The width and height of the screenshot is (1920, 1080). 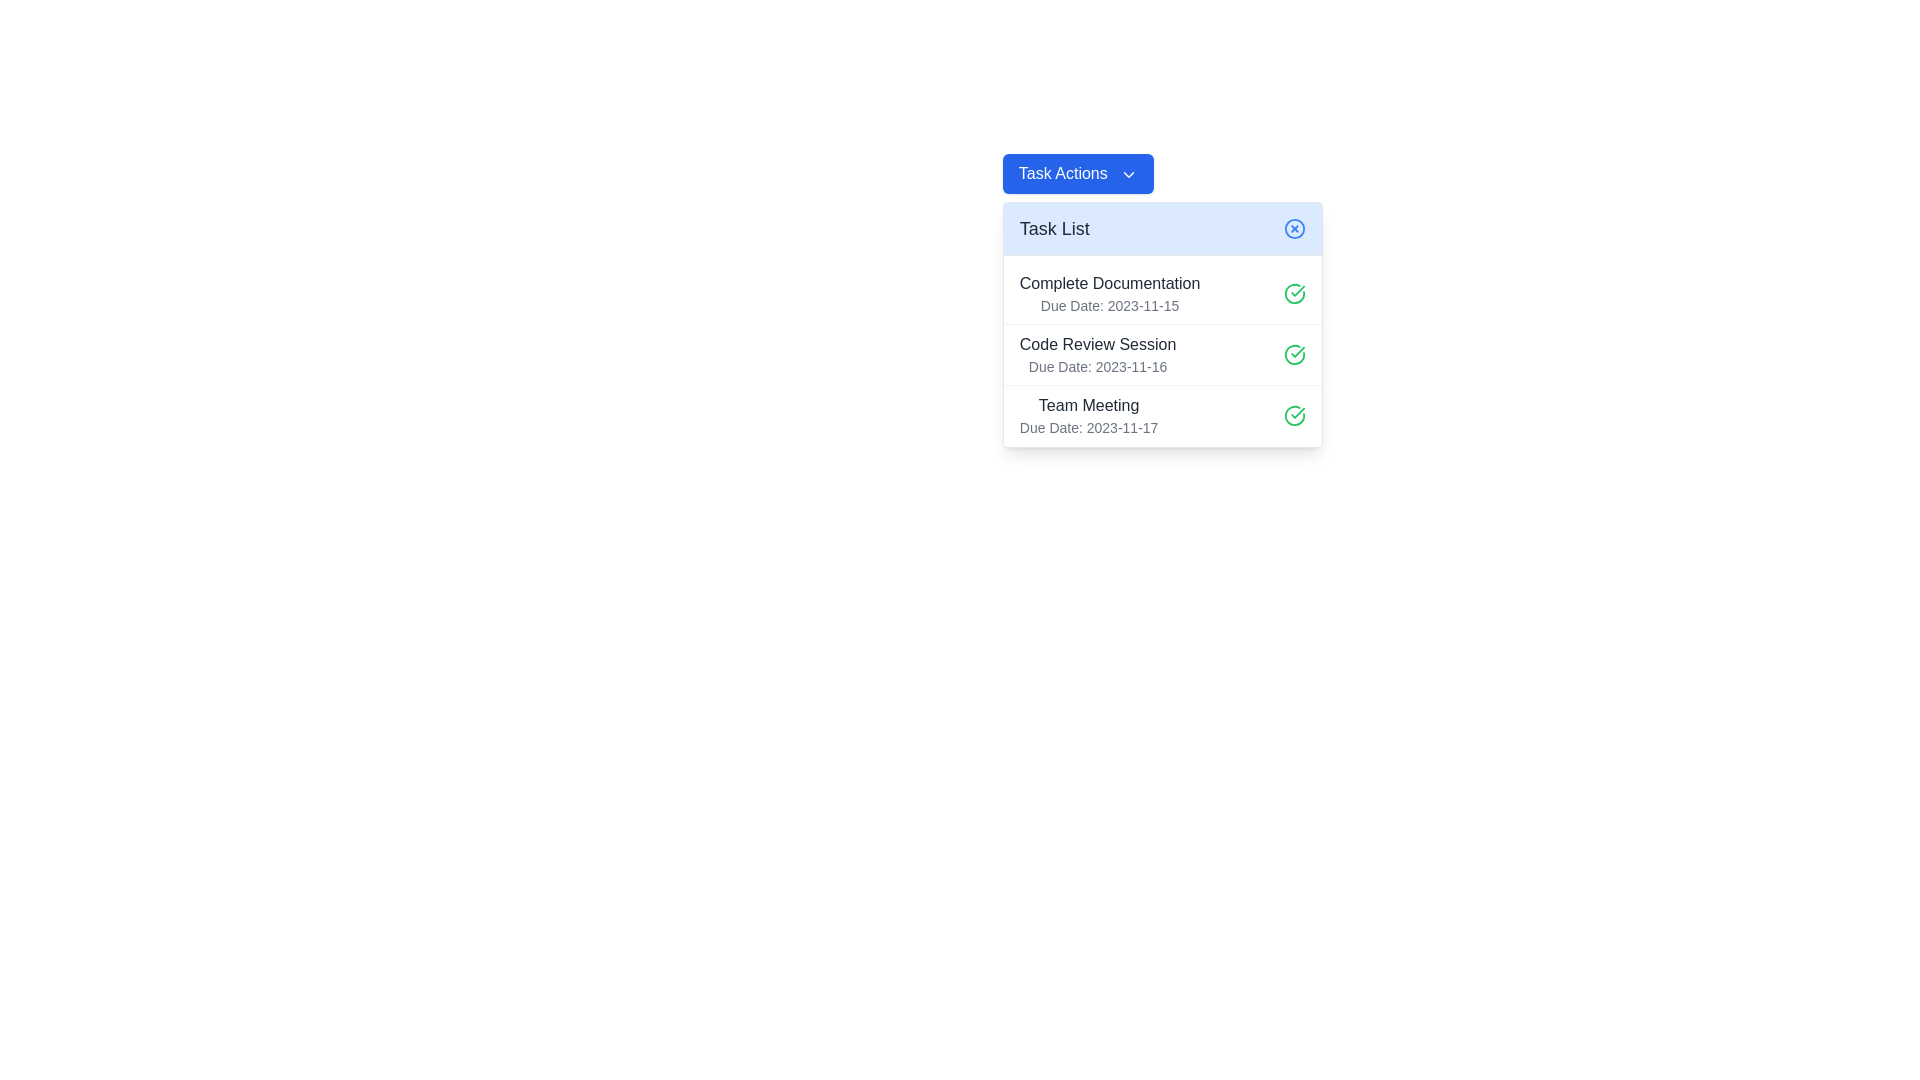 I want to click on the task status icon indicating completion for the 'Complete Documentation' task in the task list, so click(x=1298, y=291).